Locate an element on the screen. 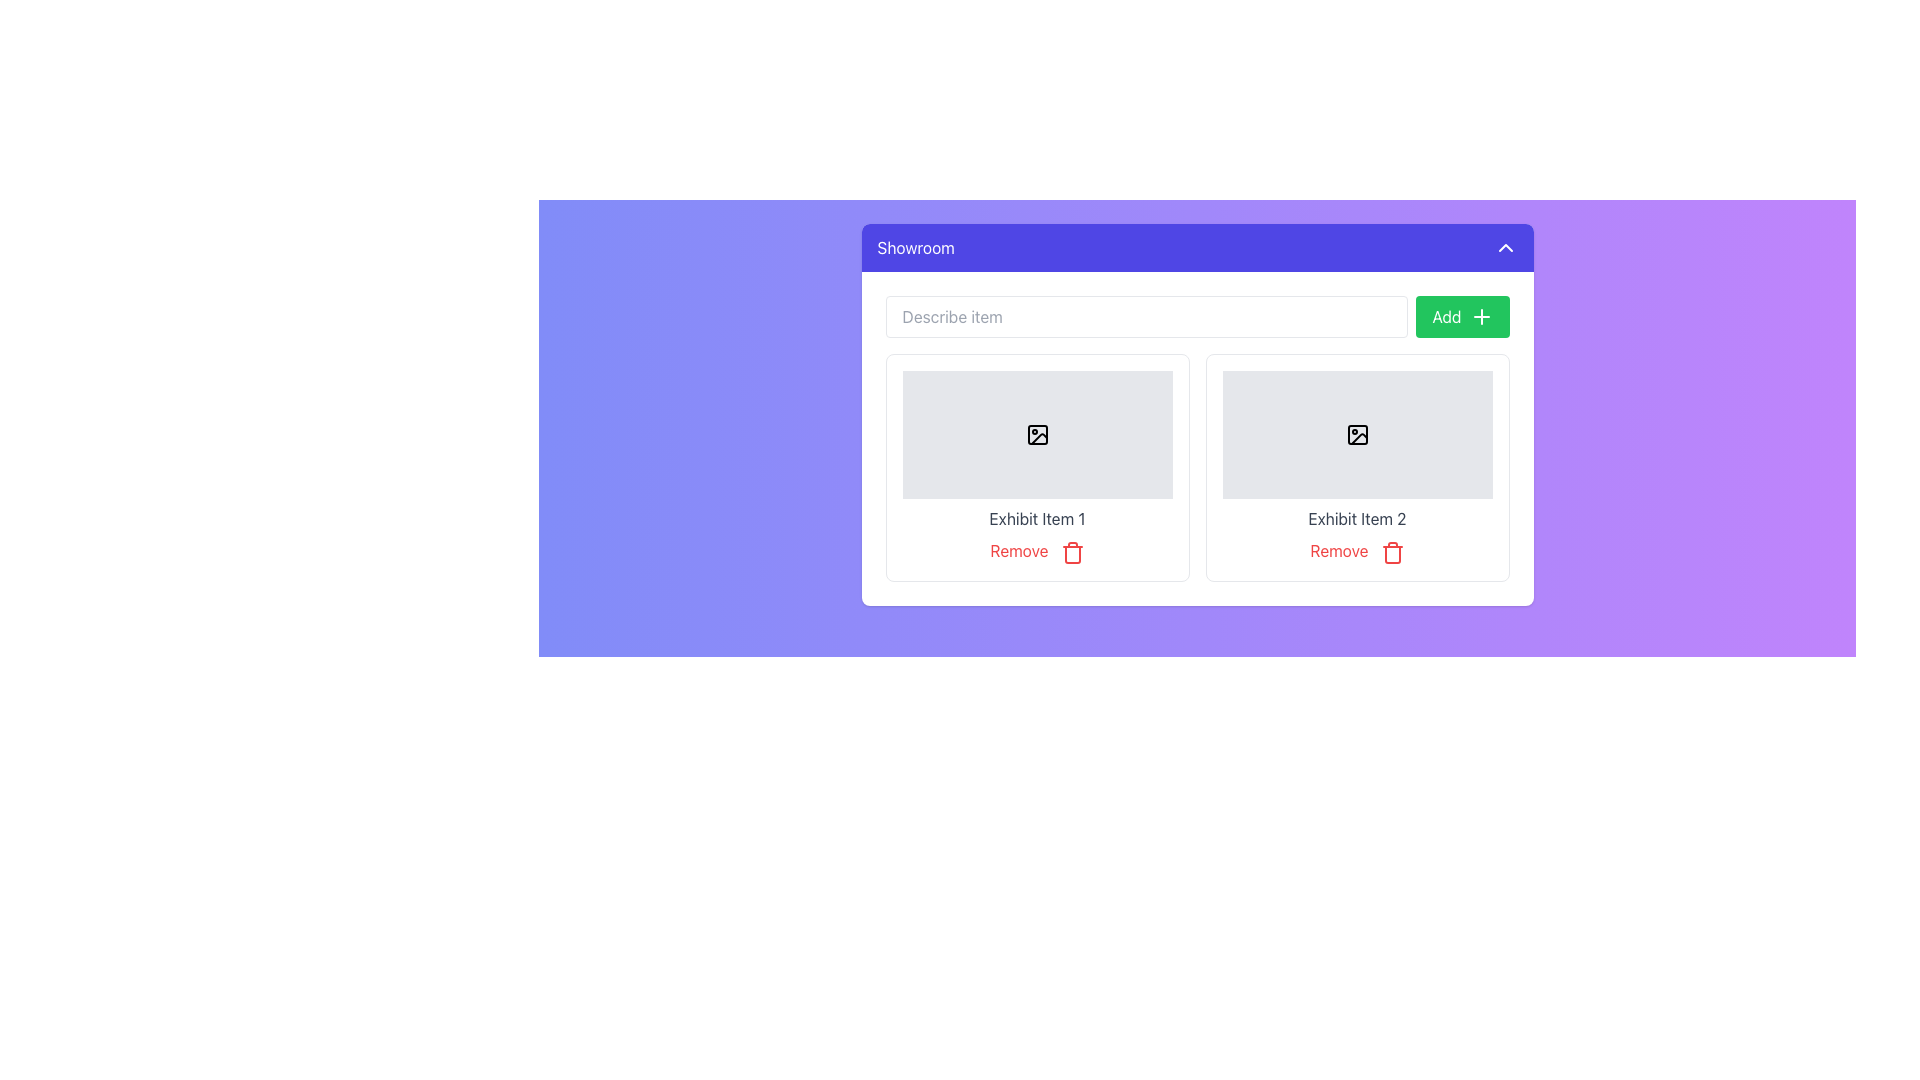 This screenshot has width=1920, height=1080. the plus icon within the 'Add' button, which is located at the top-right corner of the content box is located at coordinates (1481, 315).